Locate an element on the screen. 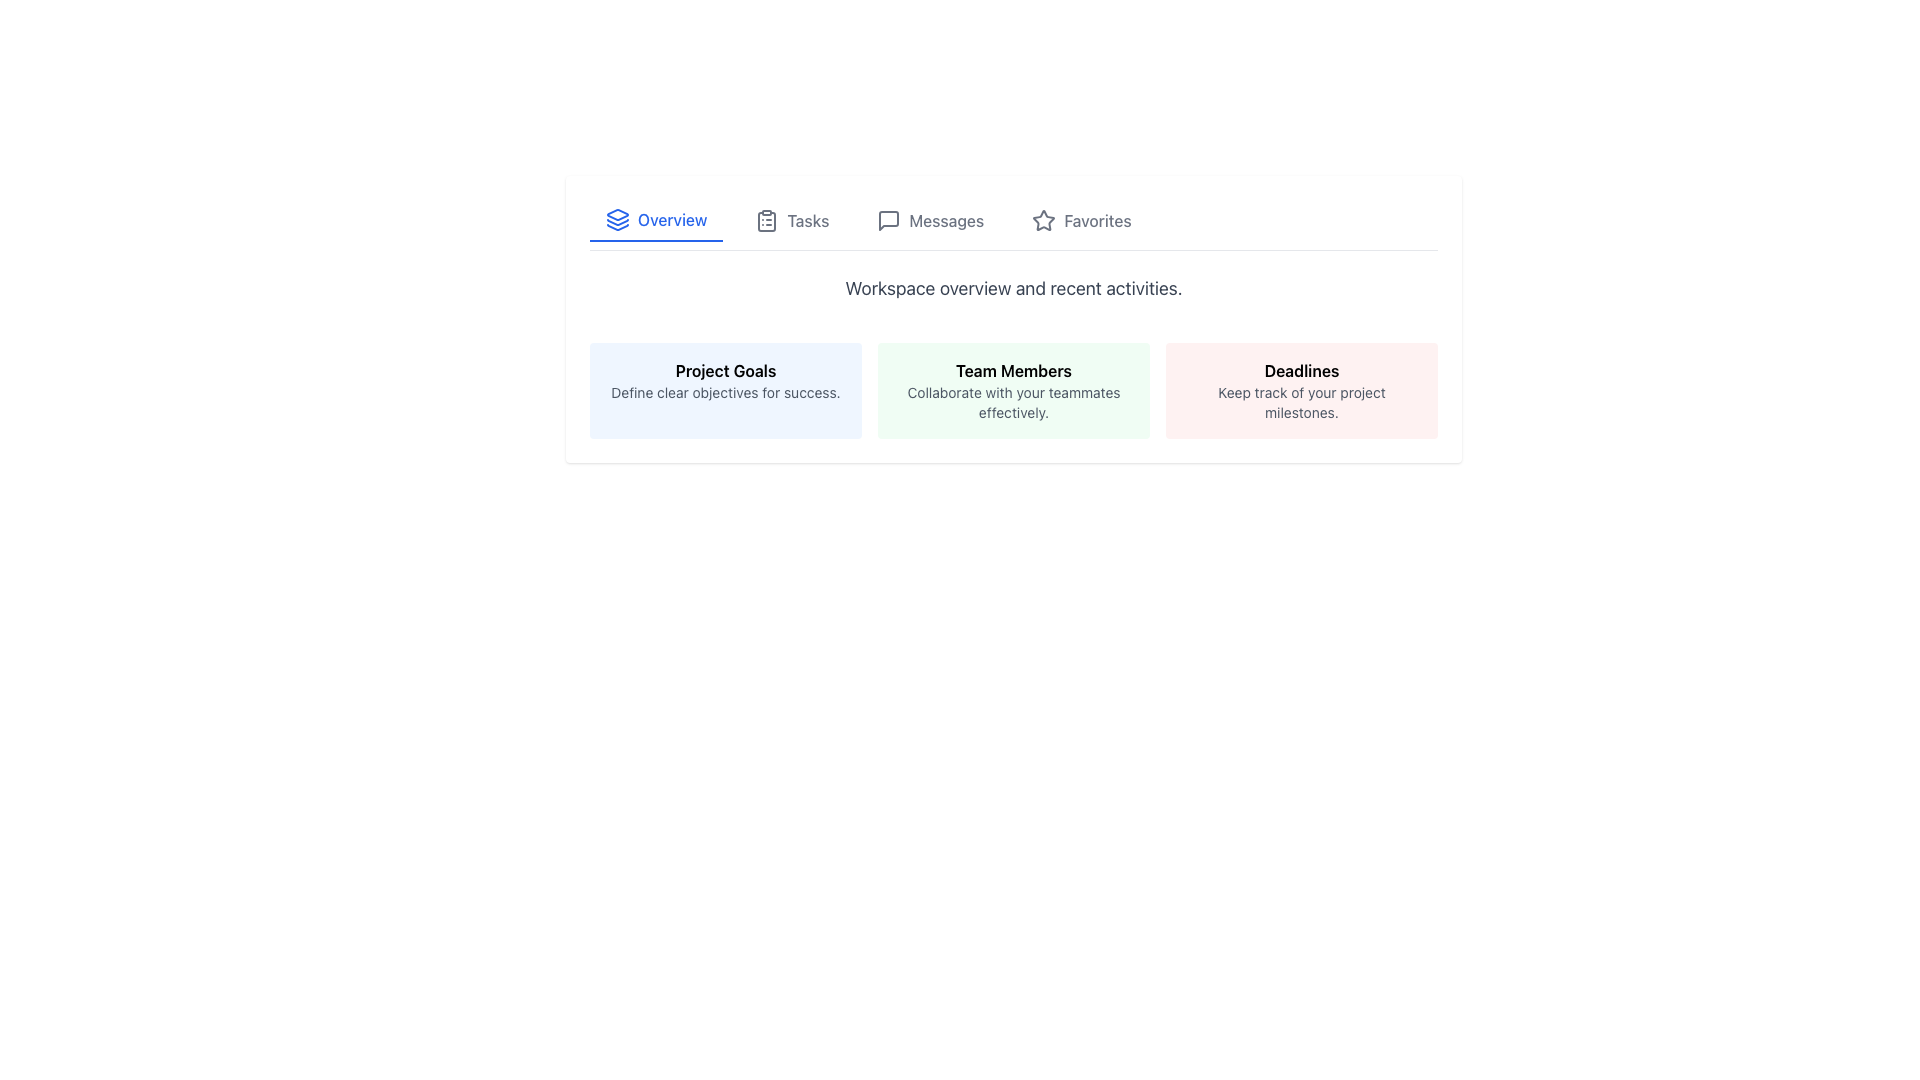 This screenshot has height=1080, width=1920. the Icon Button resembling a speech bubble located in the navigation bar near the 'Messages' text label is located at coordinates (888, 220).